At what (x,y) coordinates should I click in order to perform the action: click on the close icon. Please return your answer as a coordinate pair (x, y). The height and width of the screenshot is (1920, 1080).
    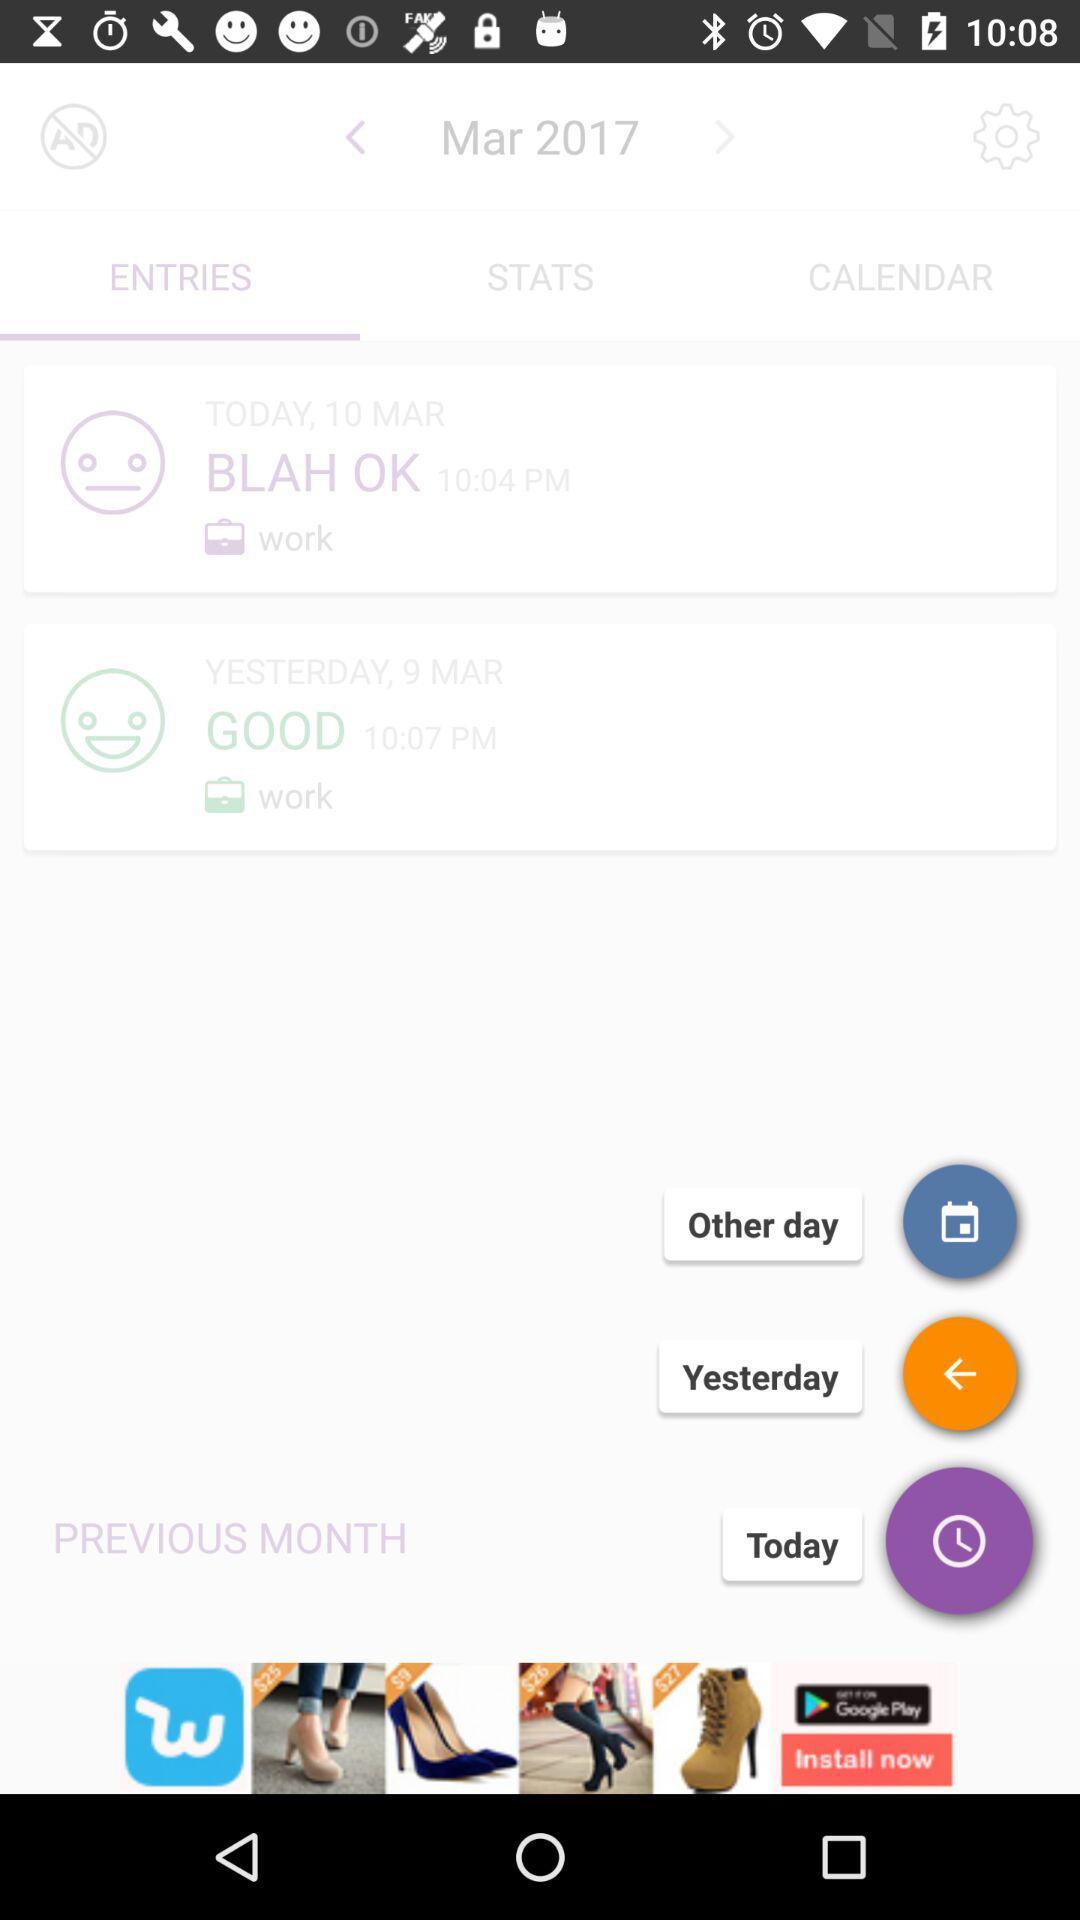
    Looking at the image, I should click on (72, 135).